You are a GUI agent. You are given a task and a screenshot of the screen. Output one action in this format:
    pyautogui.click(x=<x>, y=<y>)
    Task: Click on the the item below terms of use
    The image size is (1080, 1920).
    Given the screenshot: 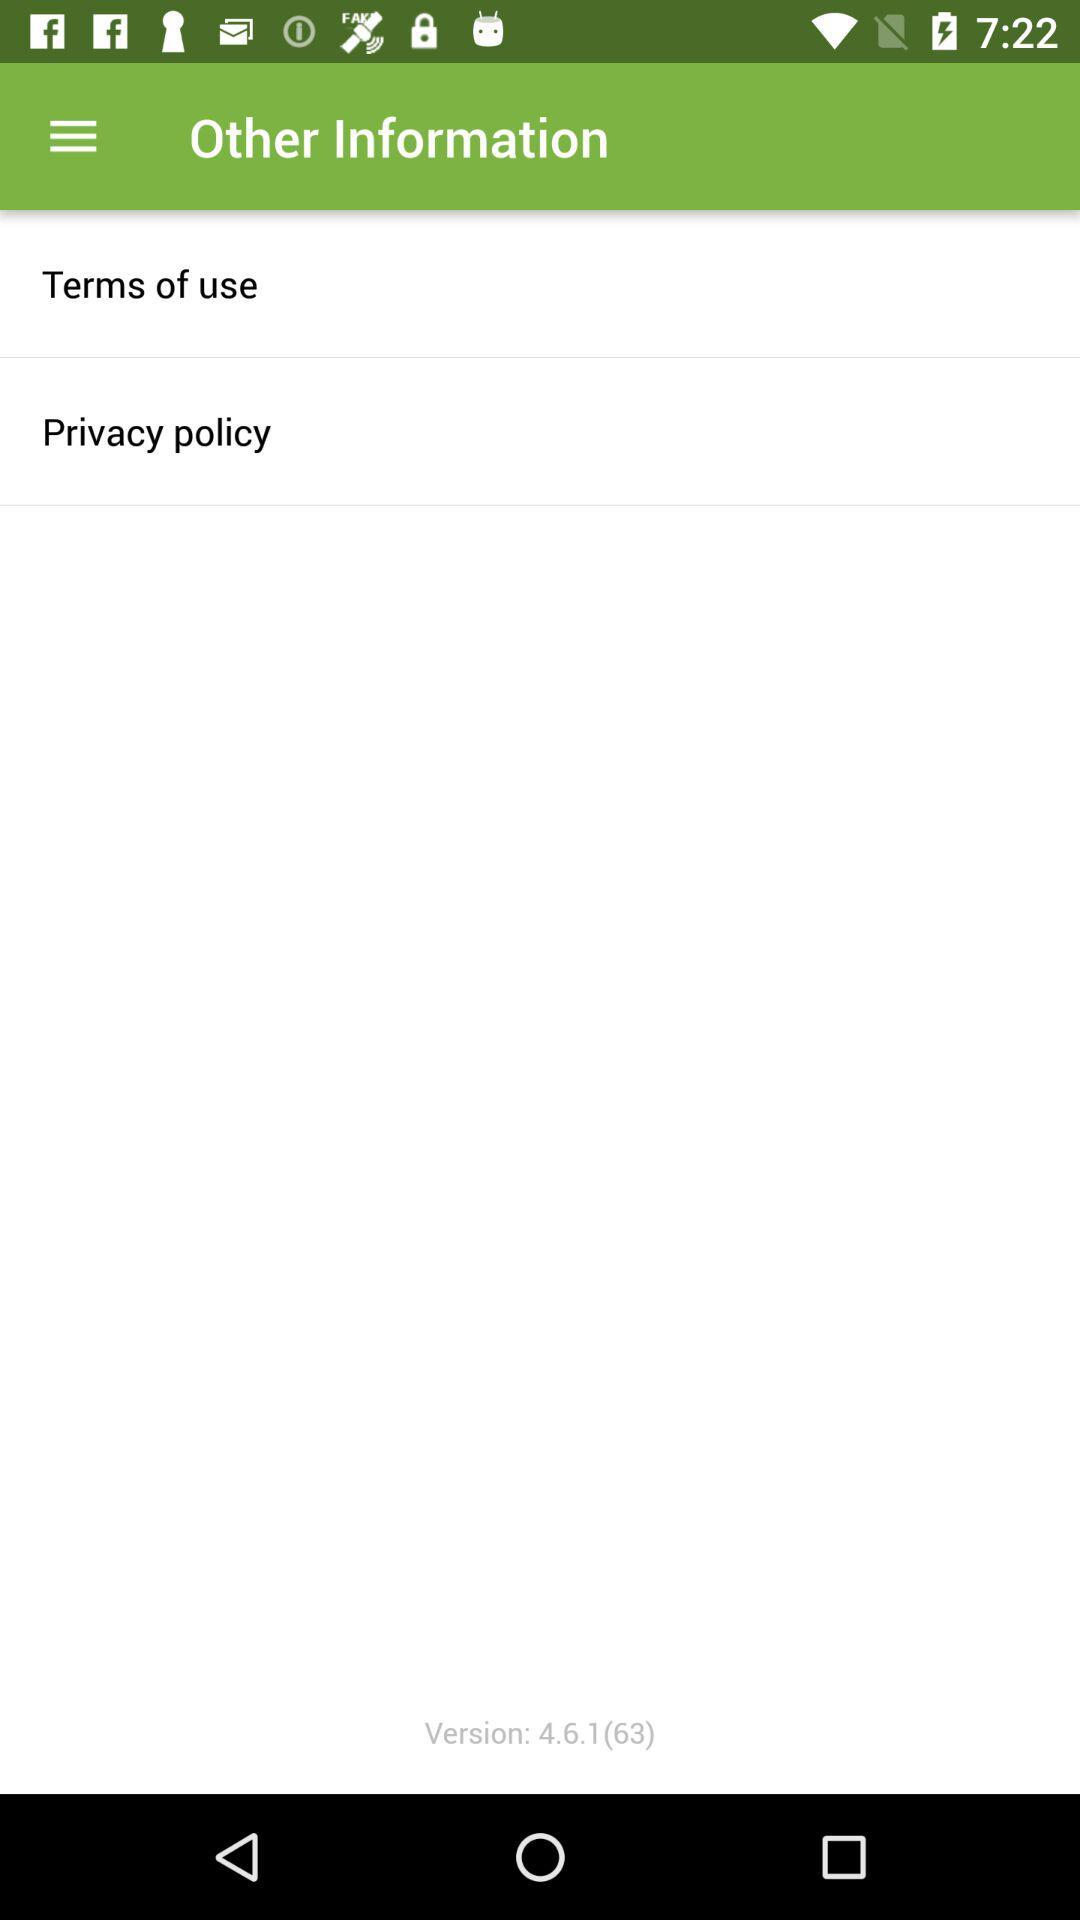 What is the action you would take?
    pyautogui.click(x=540, y=430)
    